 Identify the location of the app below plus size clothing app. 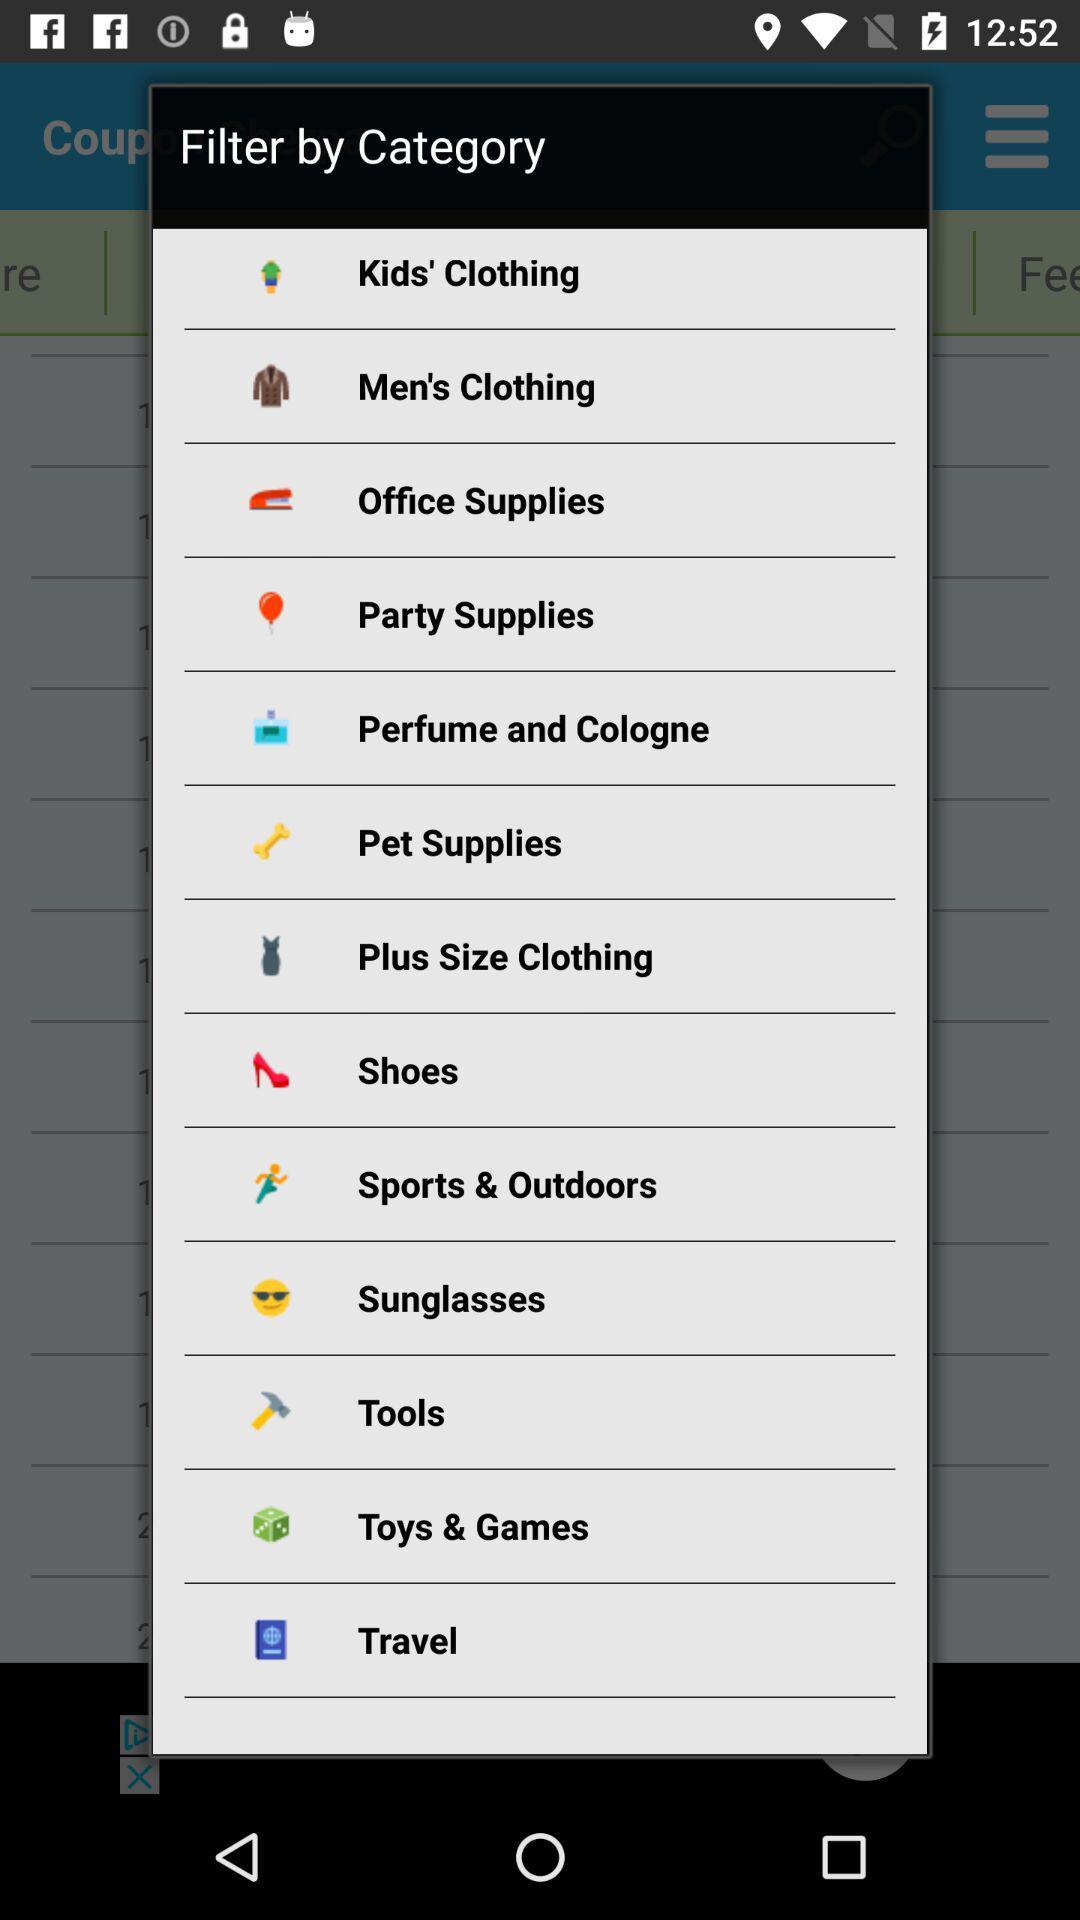
(563, 1068).